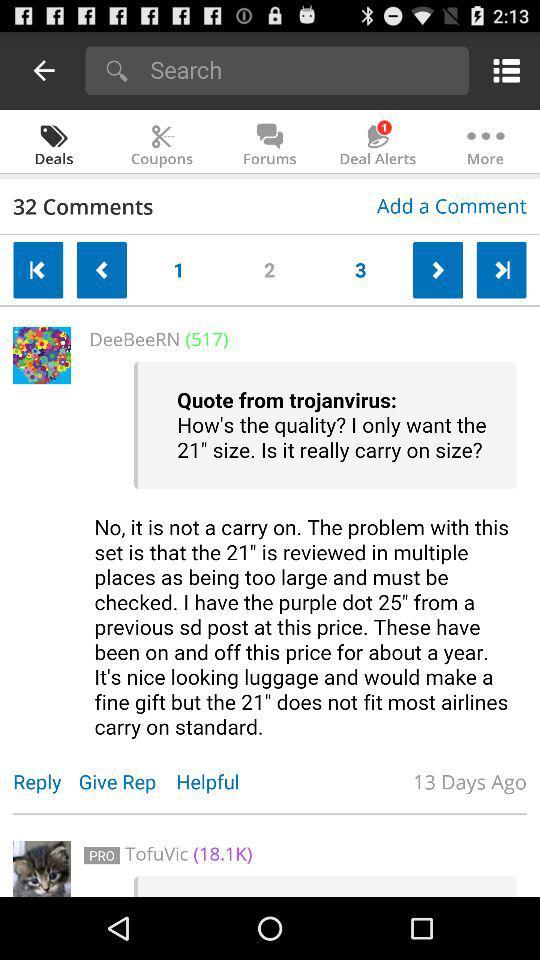  I want to click on go forward, so click(437, 269).